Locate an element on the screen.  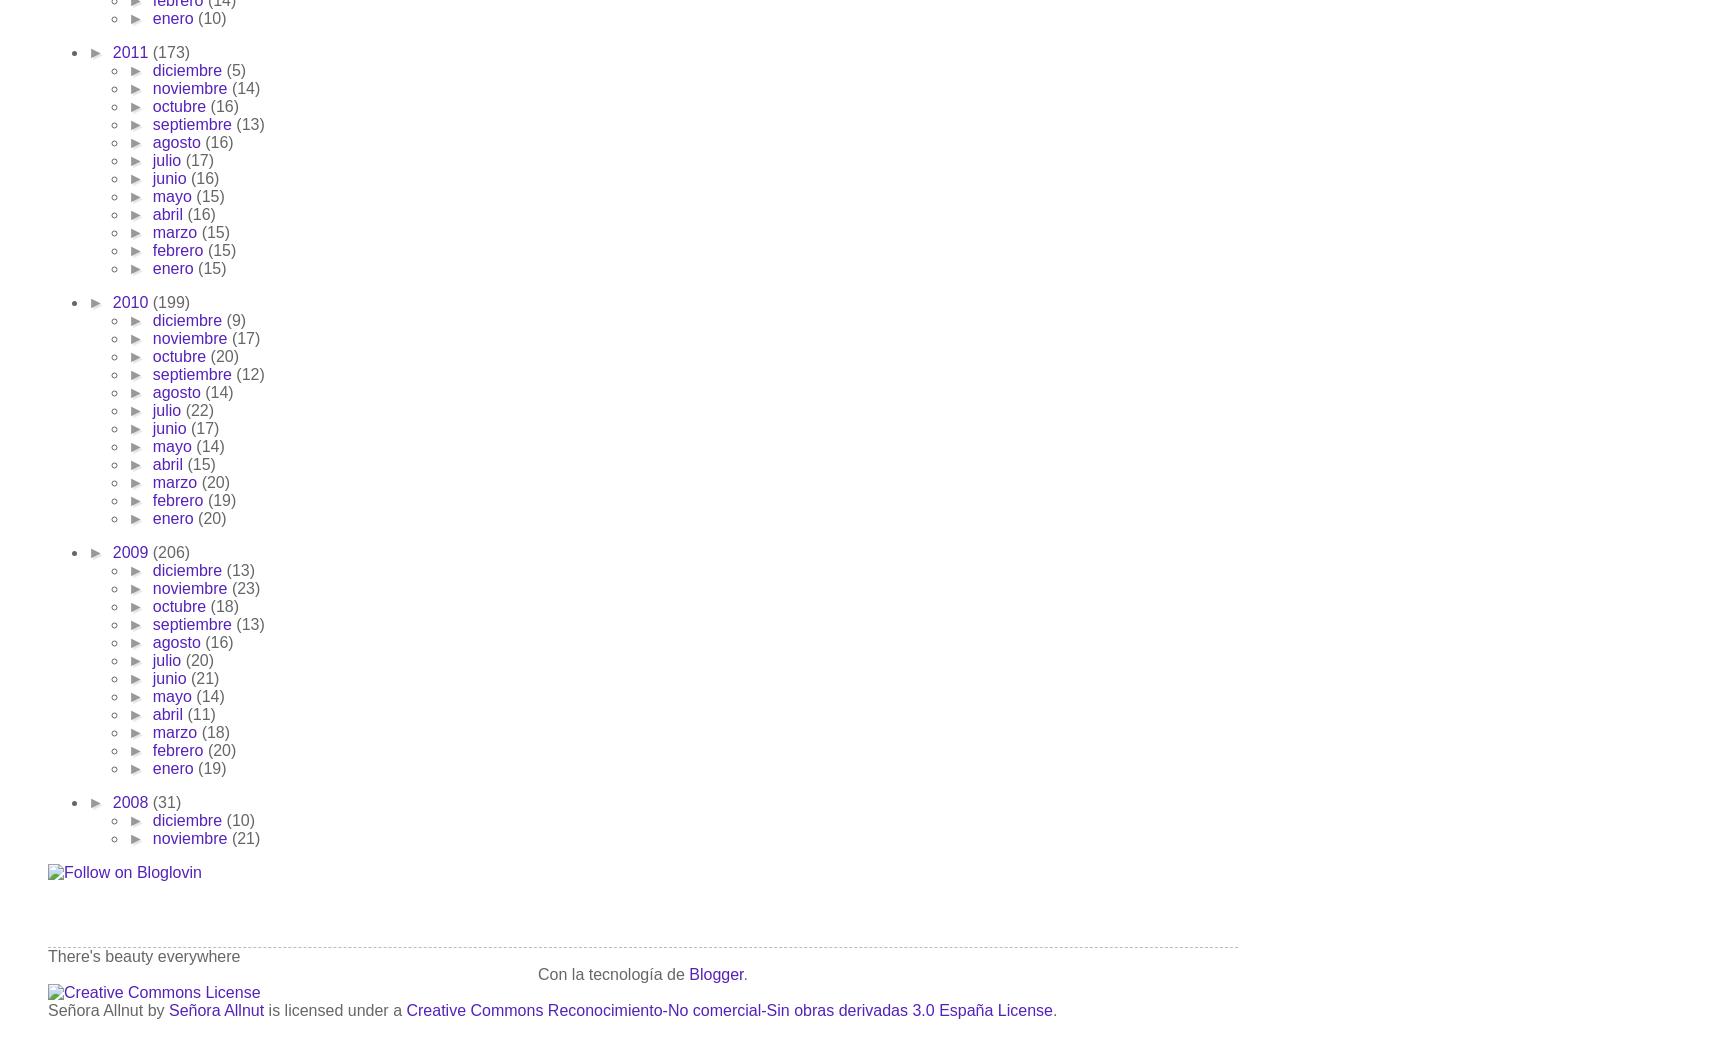
'Con la tecnología de' is located at coordinates (613, 973).